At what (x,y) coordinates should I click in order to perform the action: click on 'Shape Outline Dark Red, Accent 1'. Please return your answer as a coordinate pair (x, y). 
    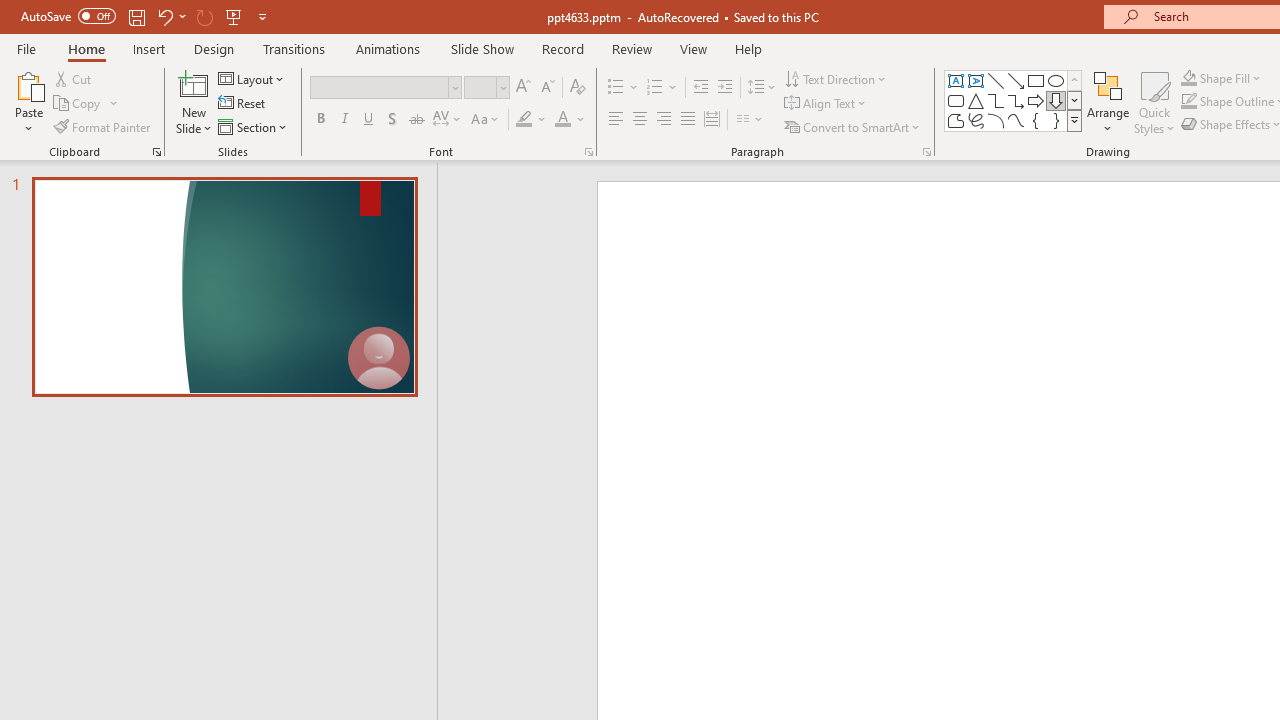
    Looking at the image, I should click on (1189, 101).